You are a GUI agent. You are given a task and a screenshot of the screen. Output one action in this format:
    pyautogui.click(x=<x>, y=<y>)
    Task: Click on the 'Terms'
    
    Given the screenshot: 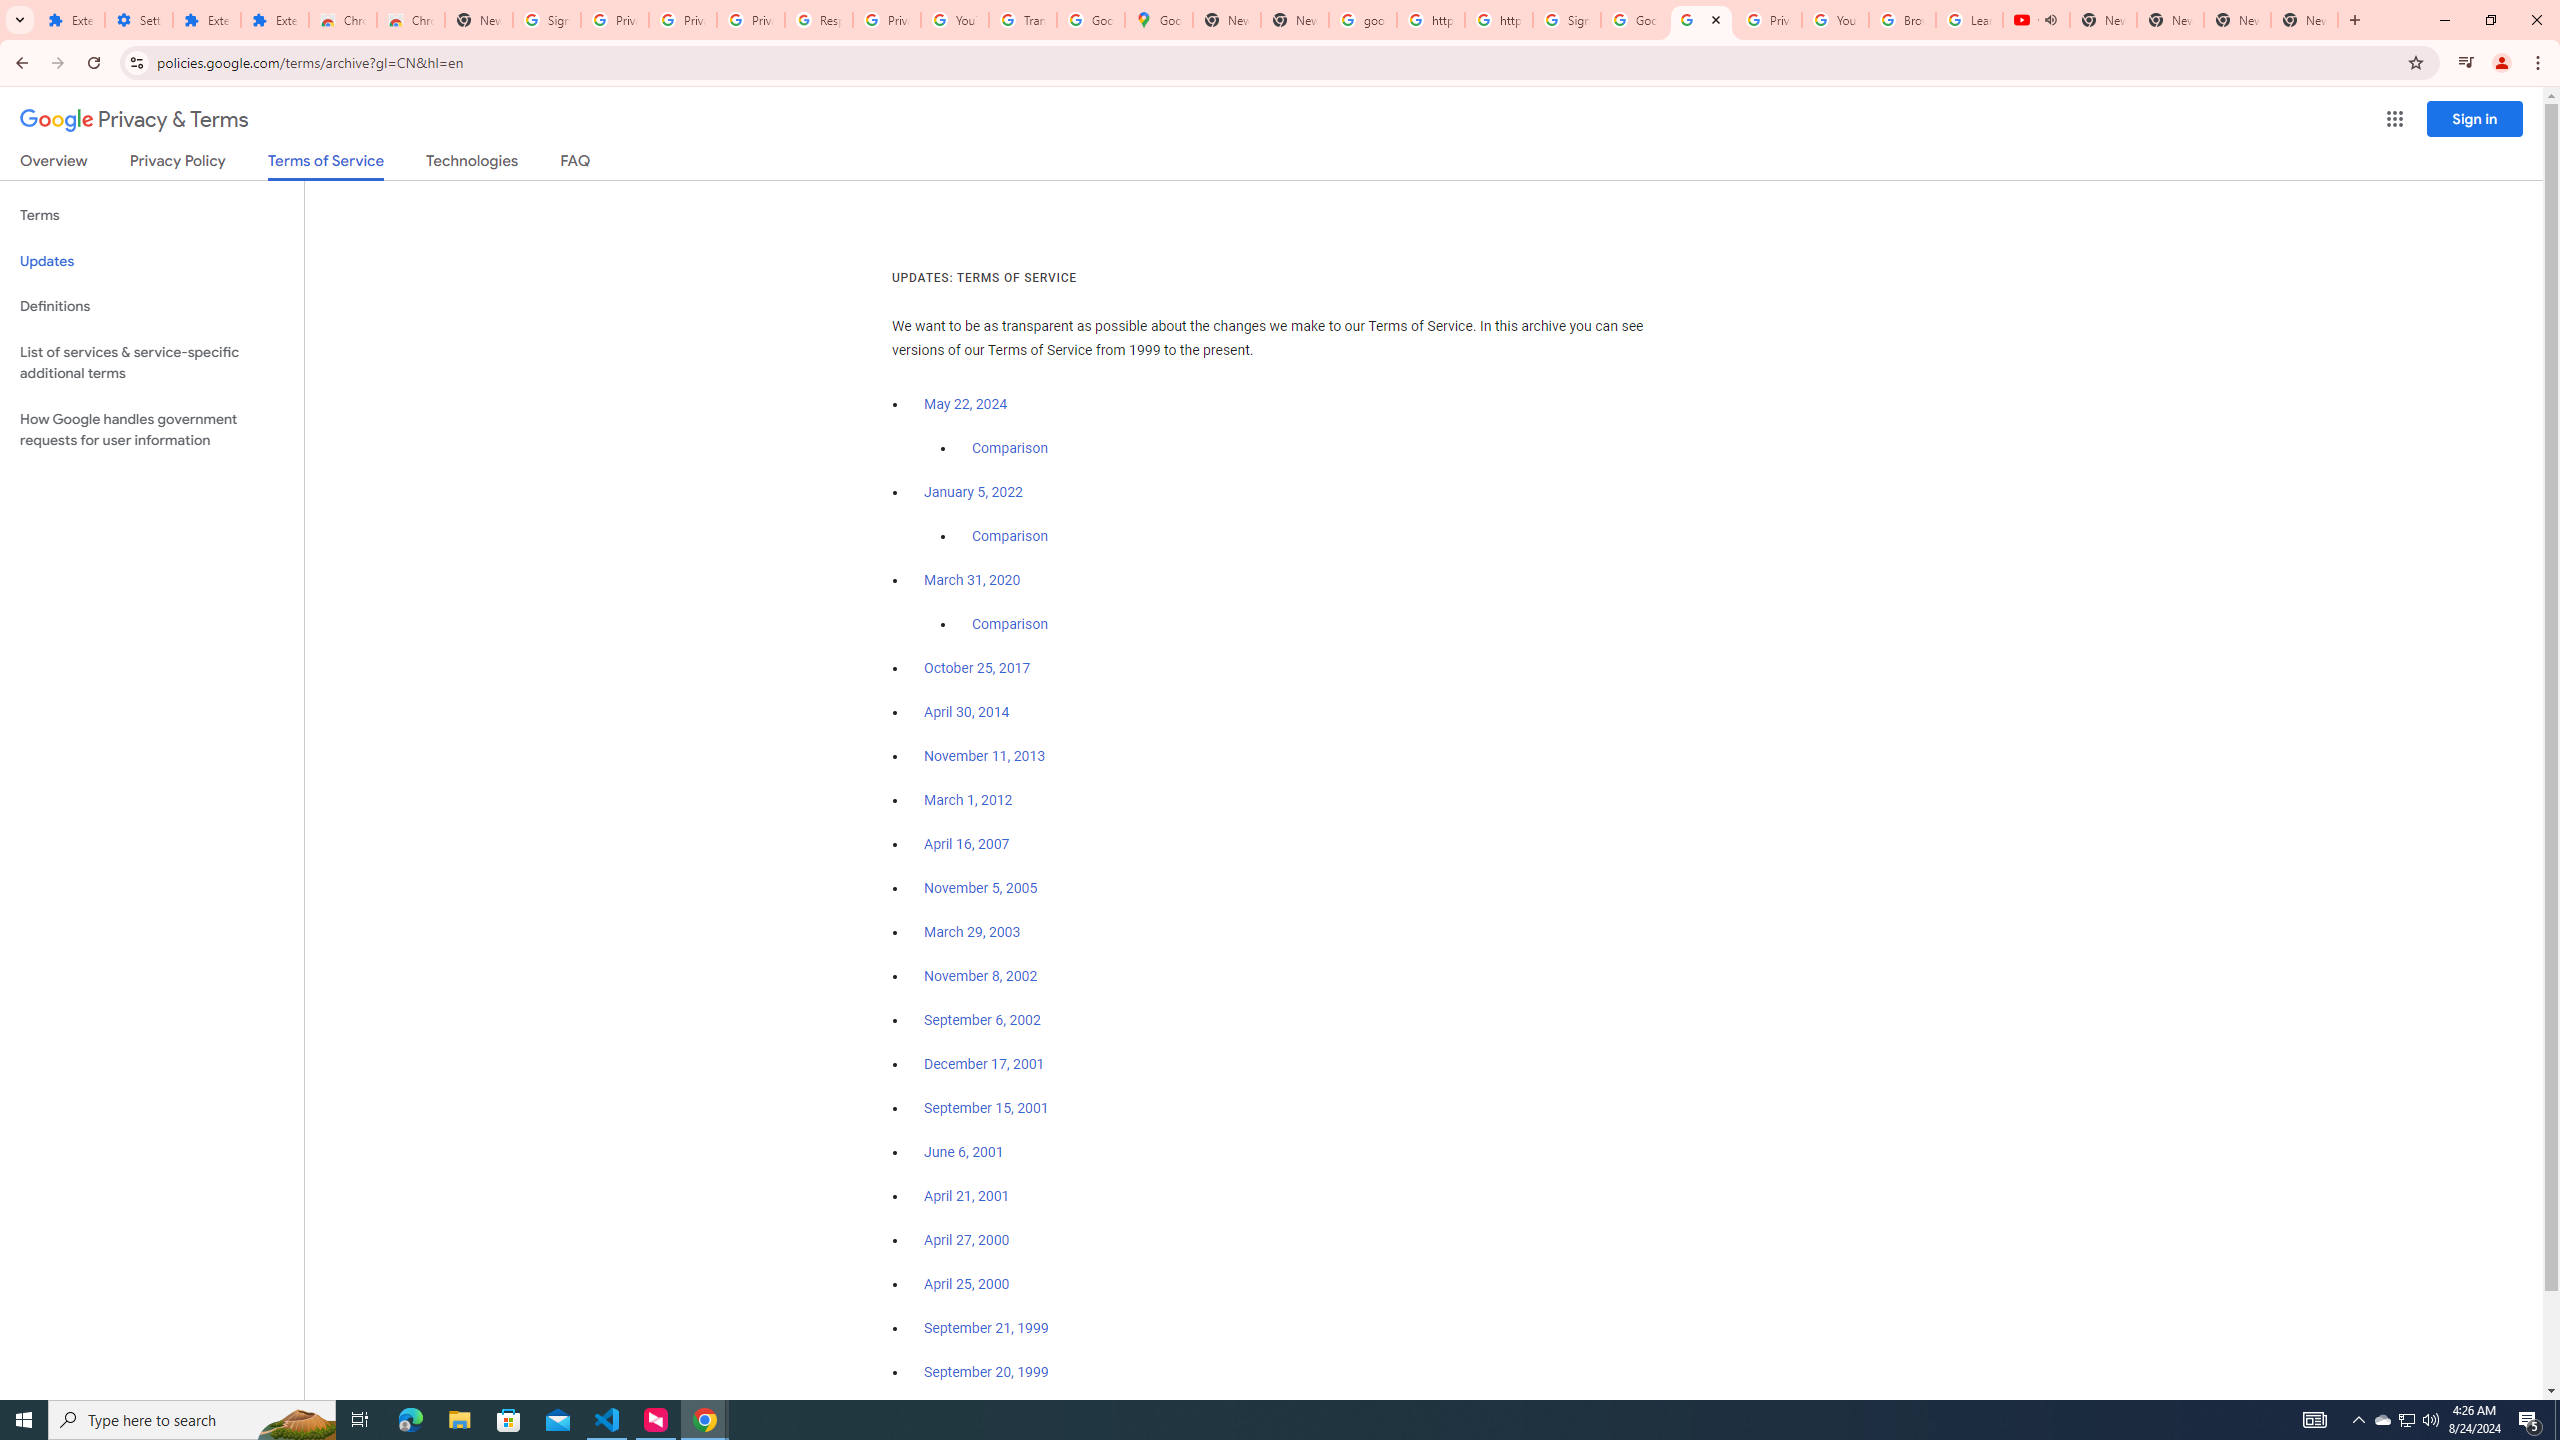 What is the action you would take?
    pyautogui.click(x=151, y=215)
    